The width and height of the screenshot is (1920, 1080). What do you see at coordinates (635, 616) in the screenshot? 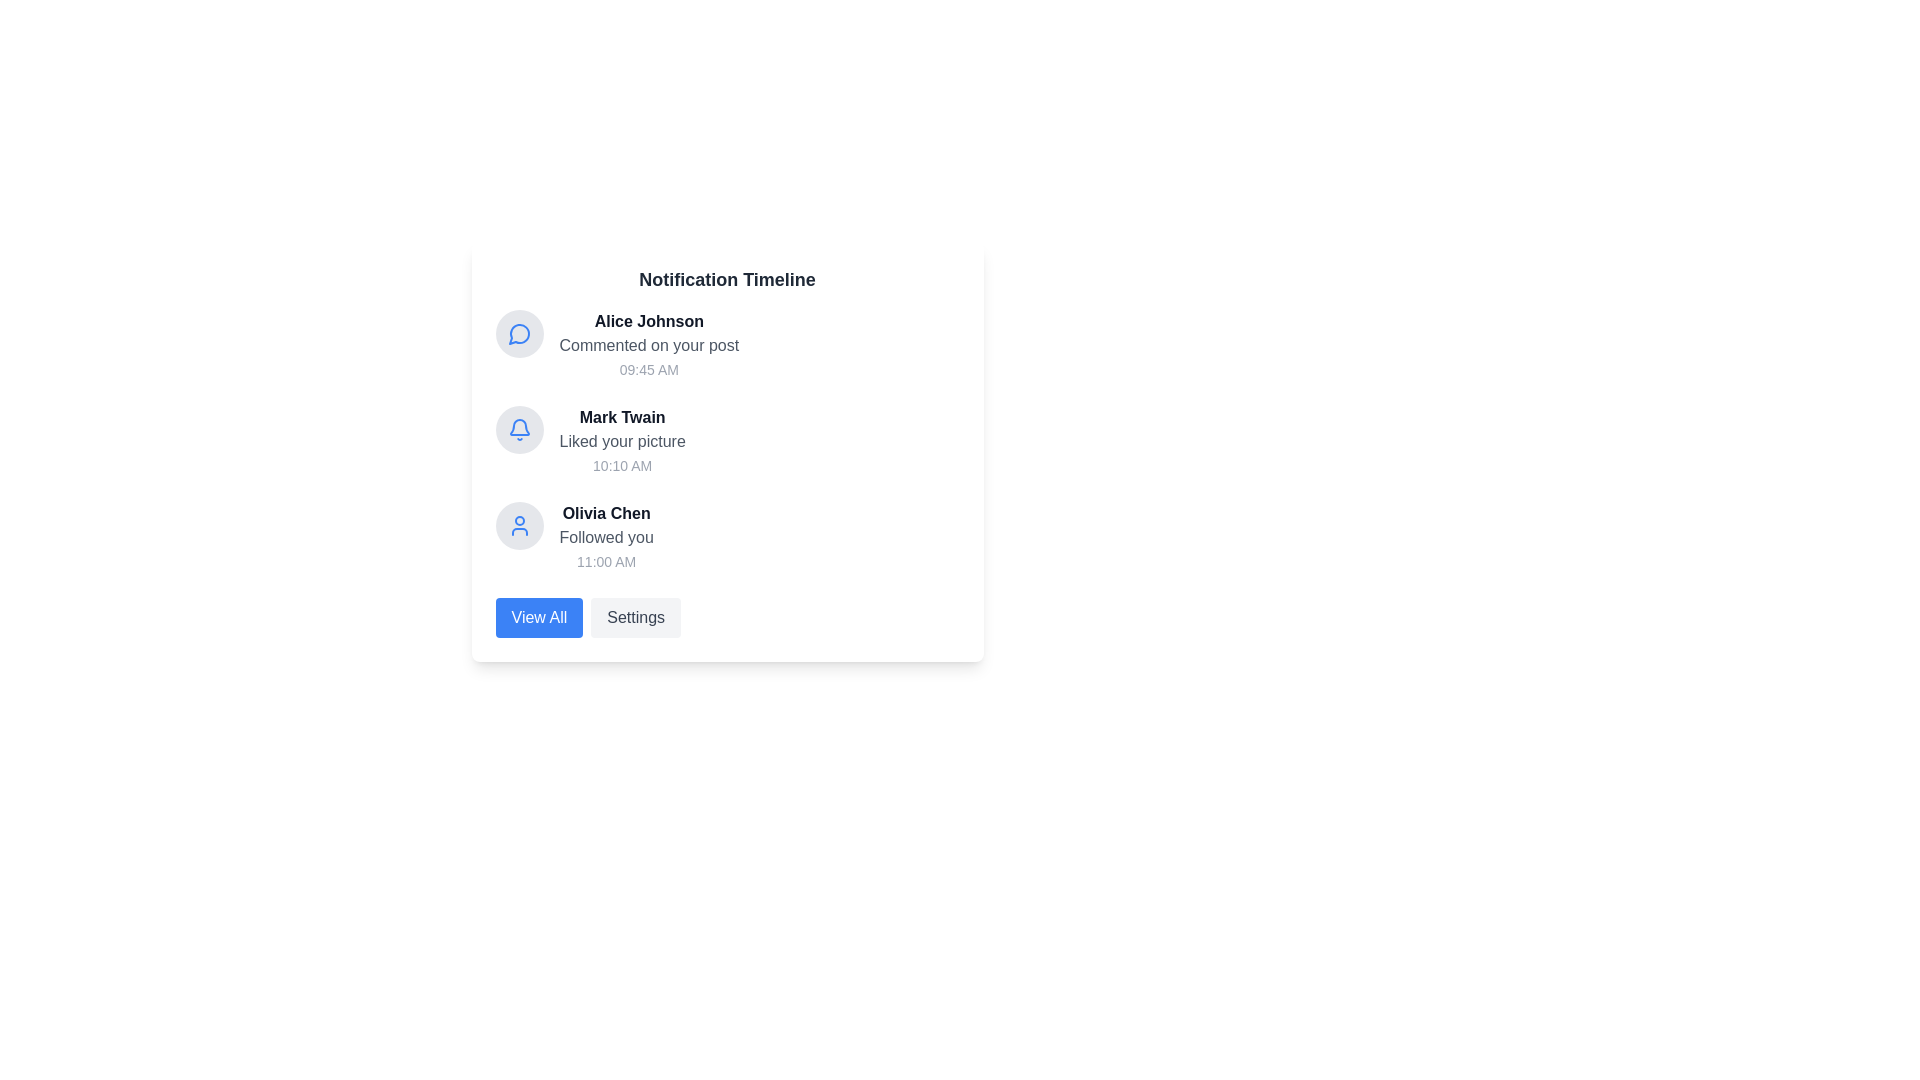
I see `the settings button located directly to the right of the blue 'View All' button in the notification panel` at bounding box center [635, 616].